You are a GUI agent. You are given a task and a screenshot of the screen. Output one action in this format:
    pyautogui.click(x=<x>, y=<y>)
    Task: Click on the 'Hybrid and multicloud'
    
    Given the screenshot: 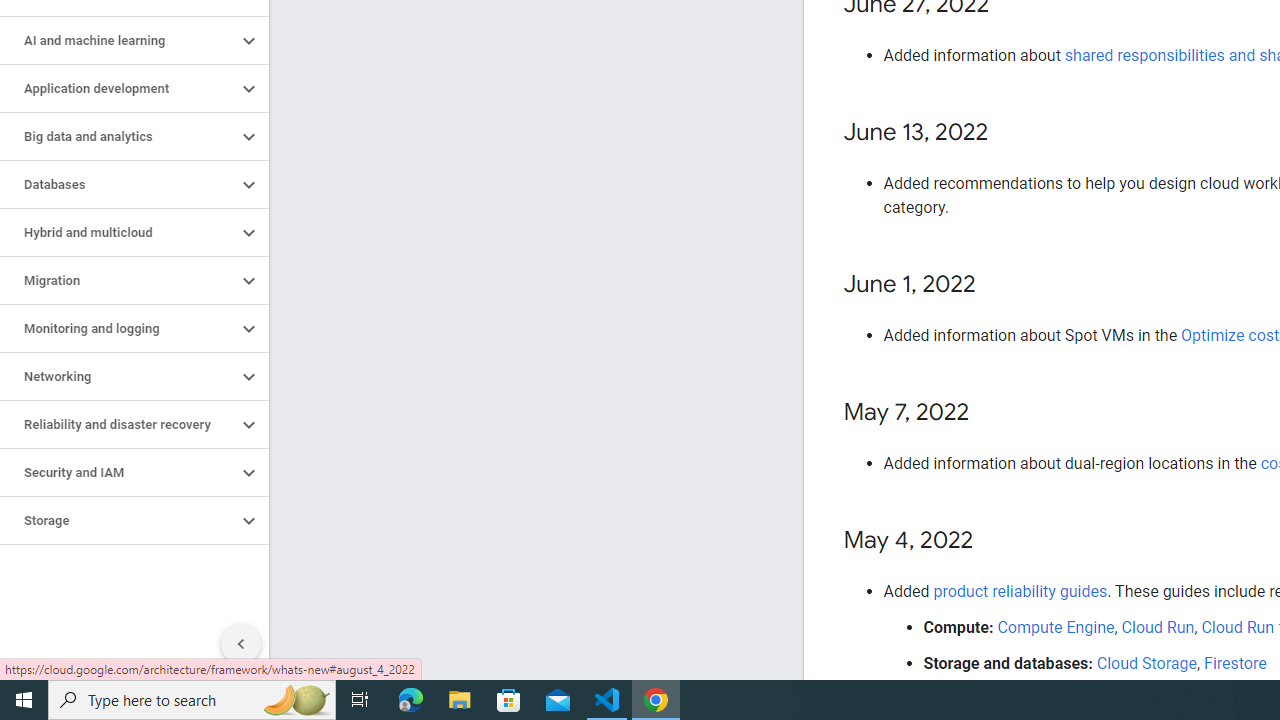 What is the action you would take?
    pyautogui.click(x=117, y=231)
    